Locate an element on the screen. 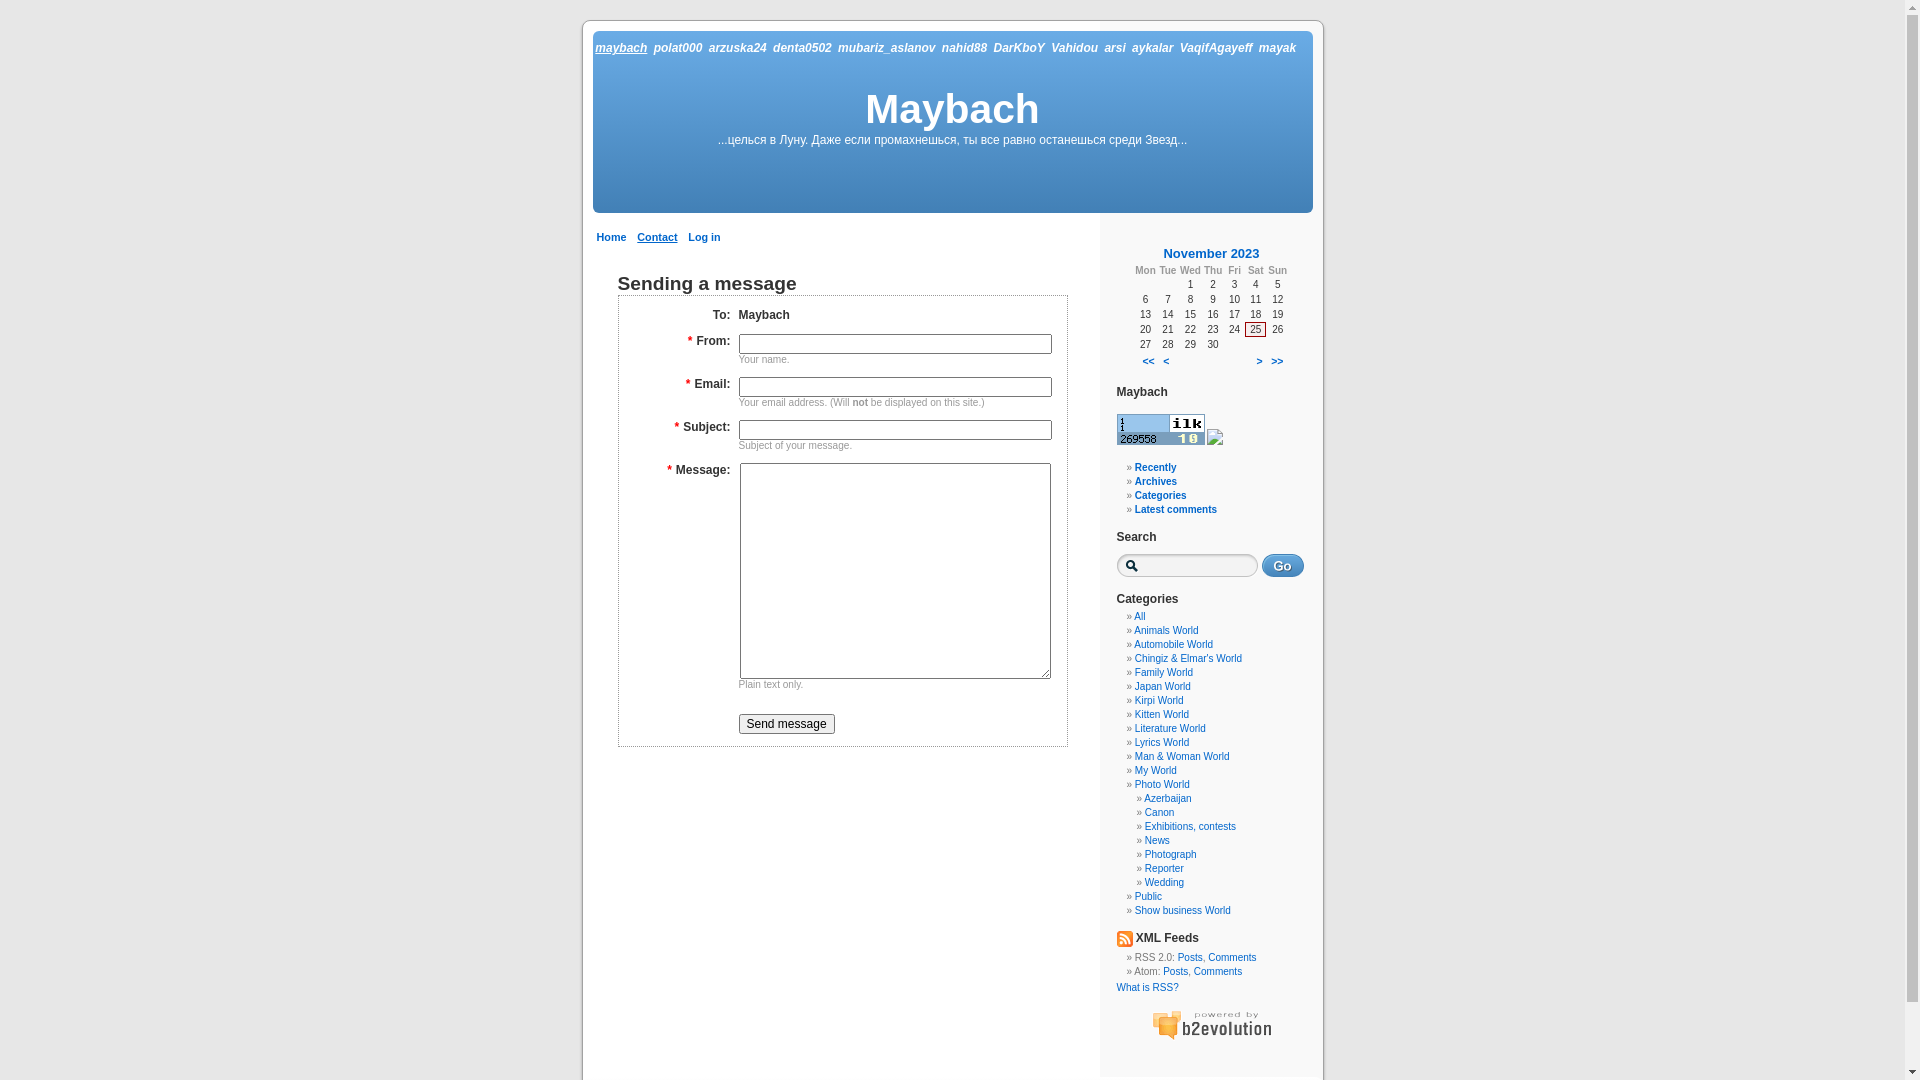 The height and width of the screenshot is (1080, 1920). 'arsi' is located at coordinates (1103, 46).